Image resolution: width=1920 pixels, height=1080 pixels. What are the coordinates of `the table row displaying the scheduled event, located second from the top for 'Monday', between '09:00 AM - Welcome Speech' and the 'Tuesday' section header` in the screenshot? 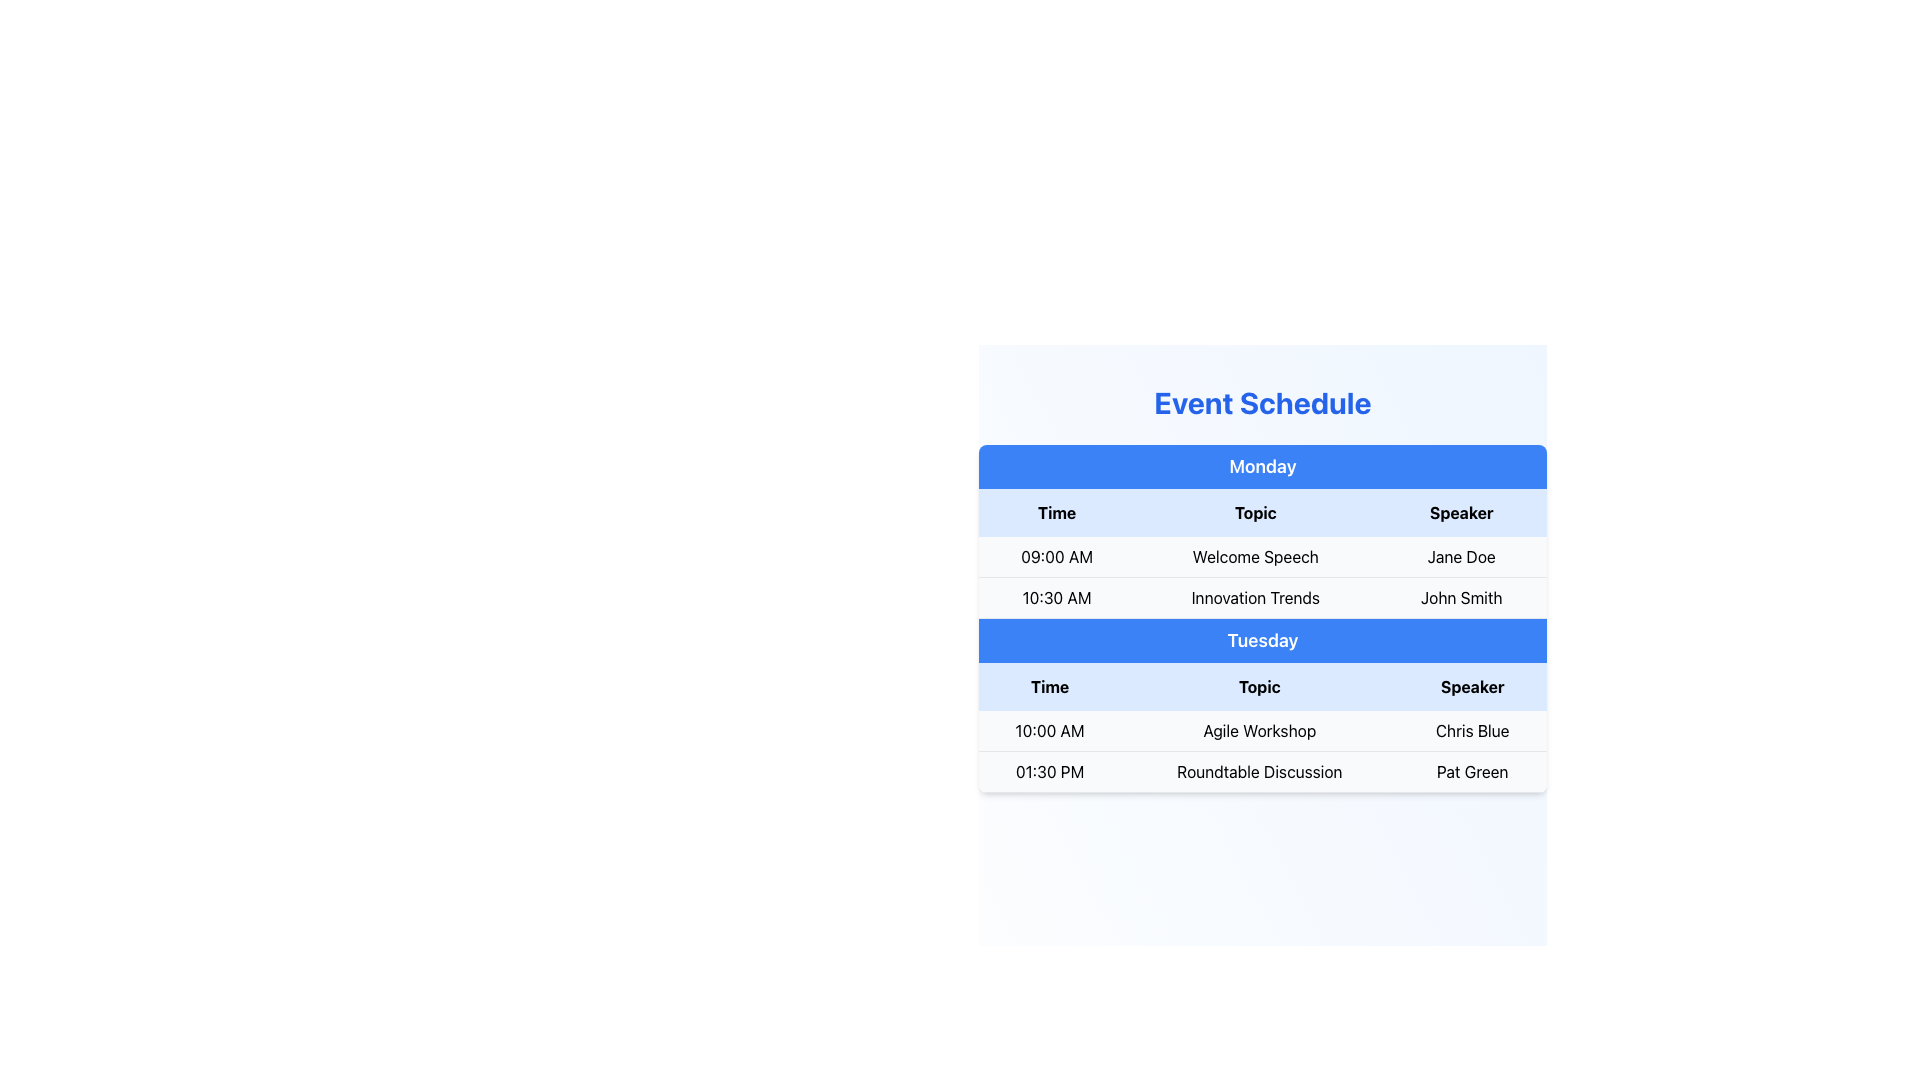 It's located at (1261, 596).